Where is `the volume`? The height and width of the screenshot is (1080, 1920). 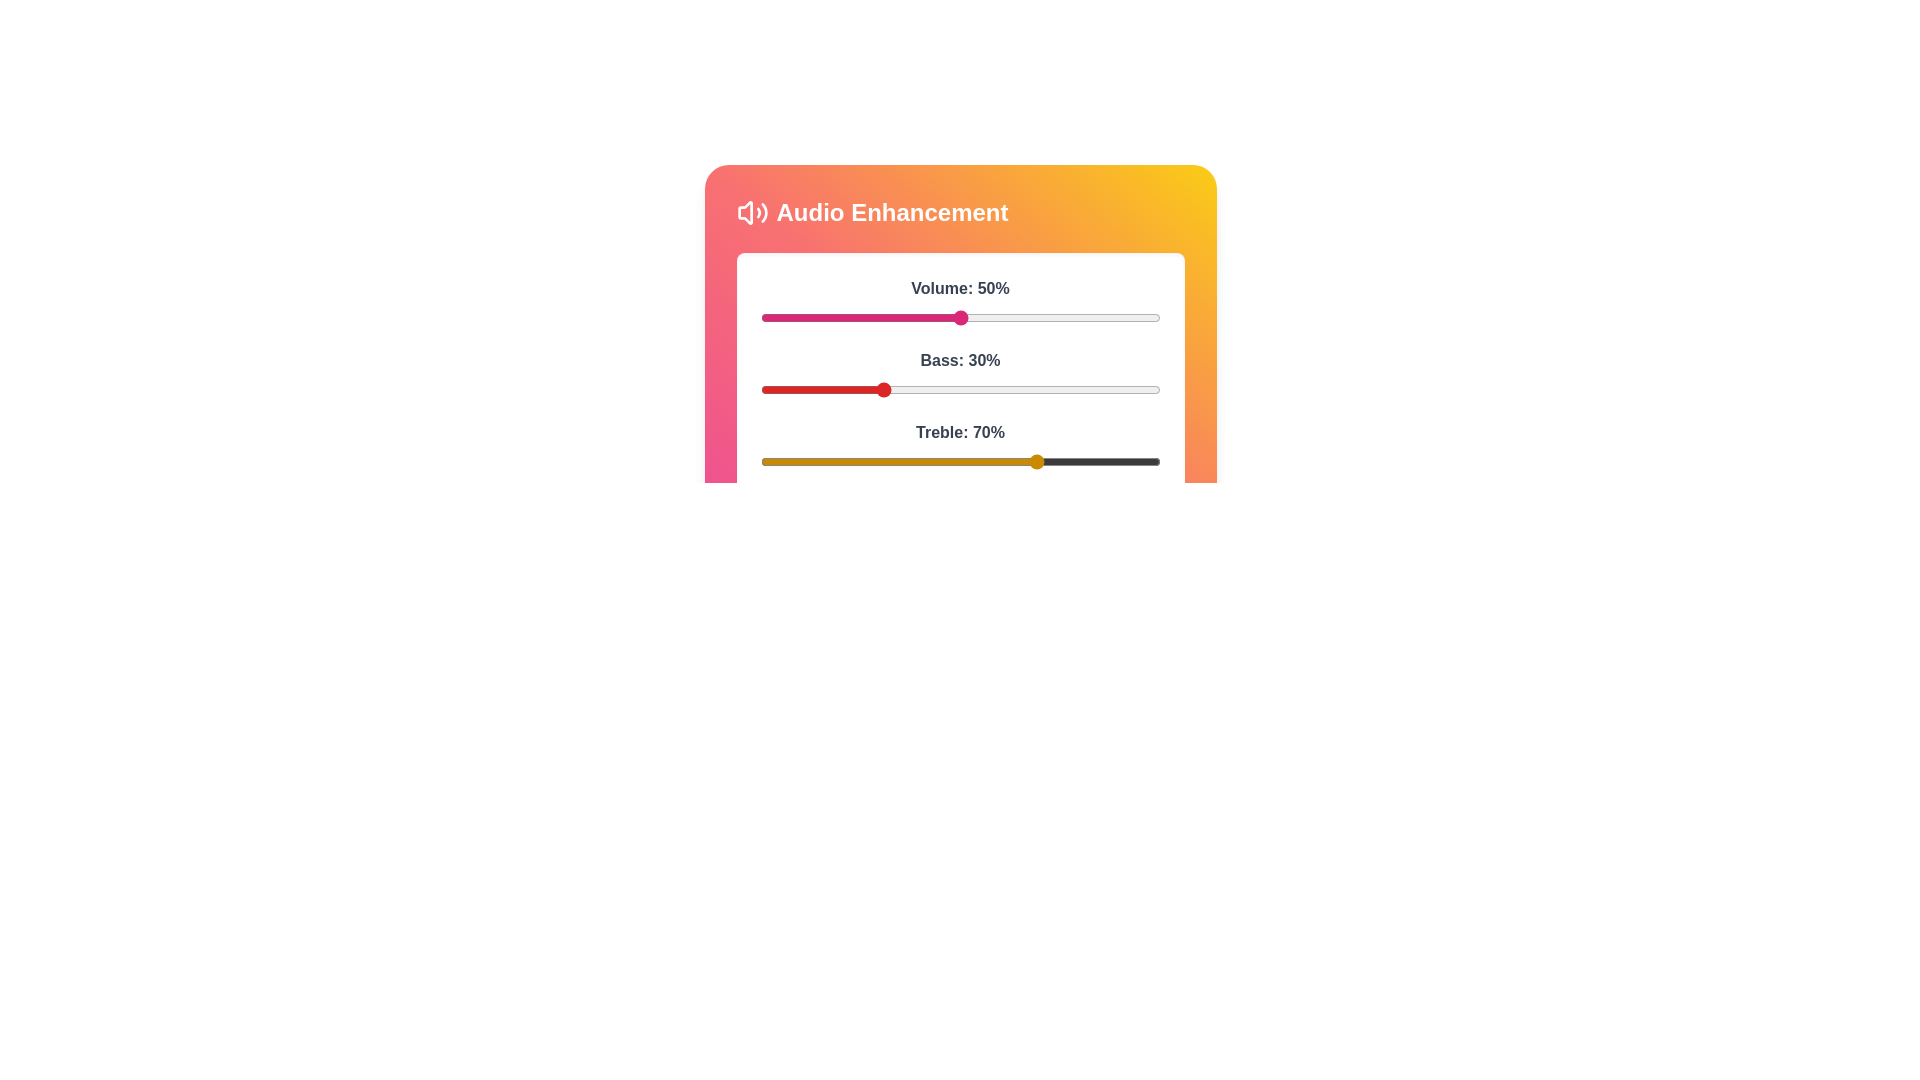
the volume is located at coordinates (1103, 316).